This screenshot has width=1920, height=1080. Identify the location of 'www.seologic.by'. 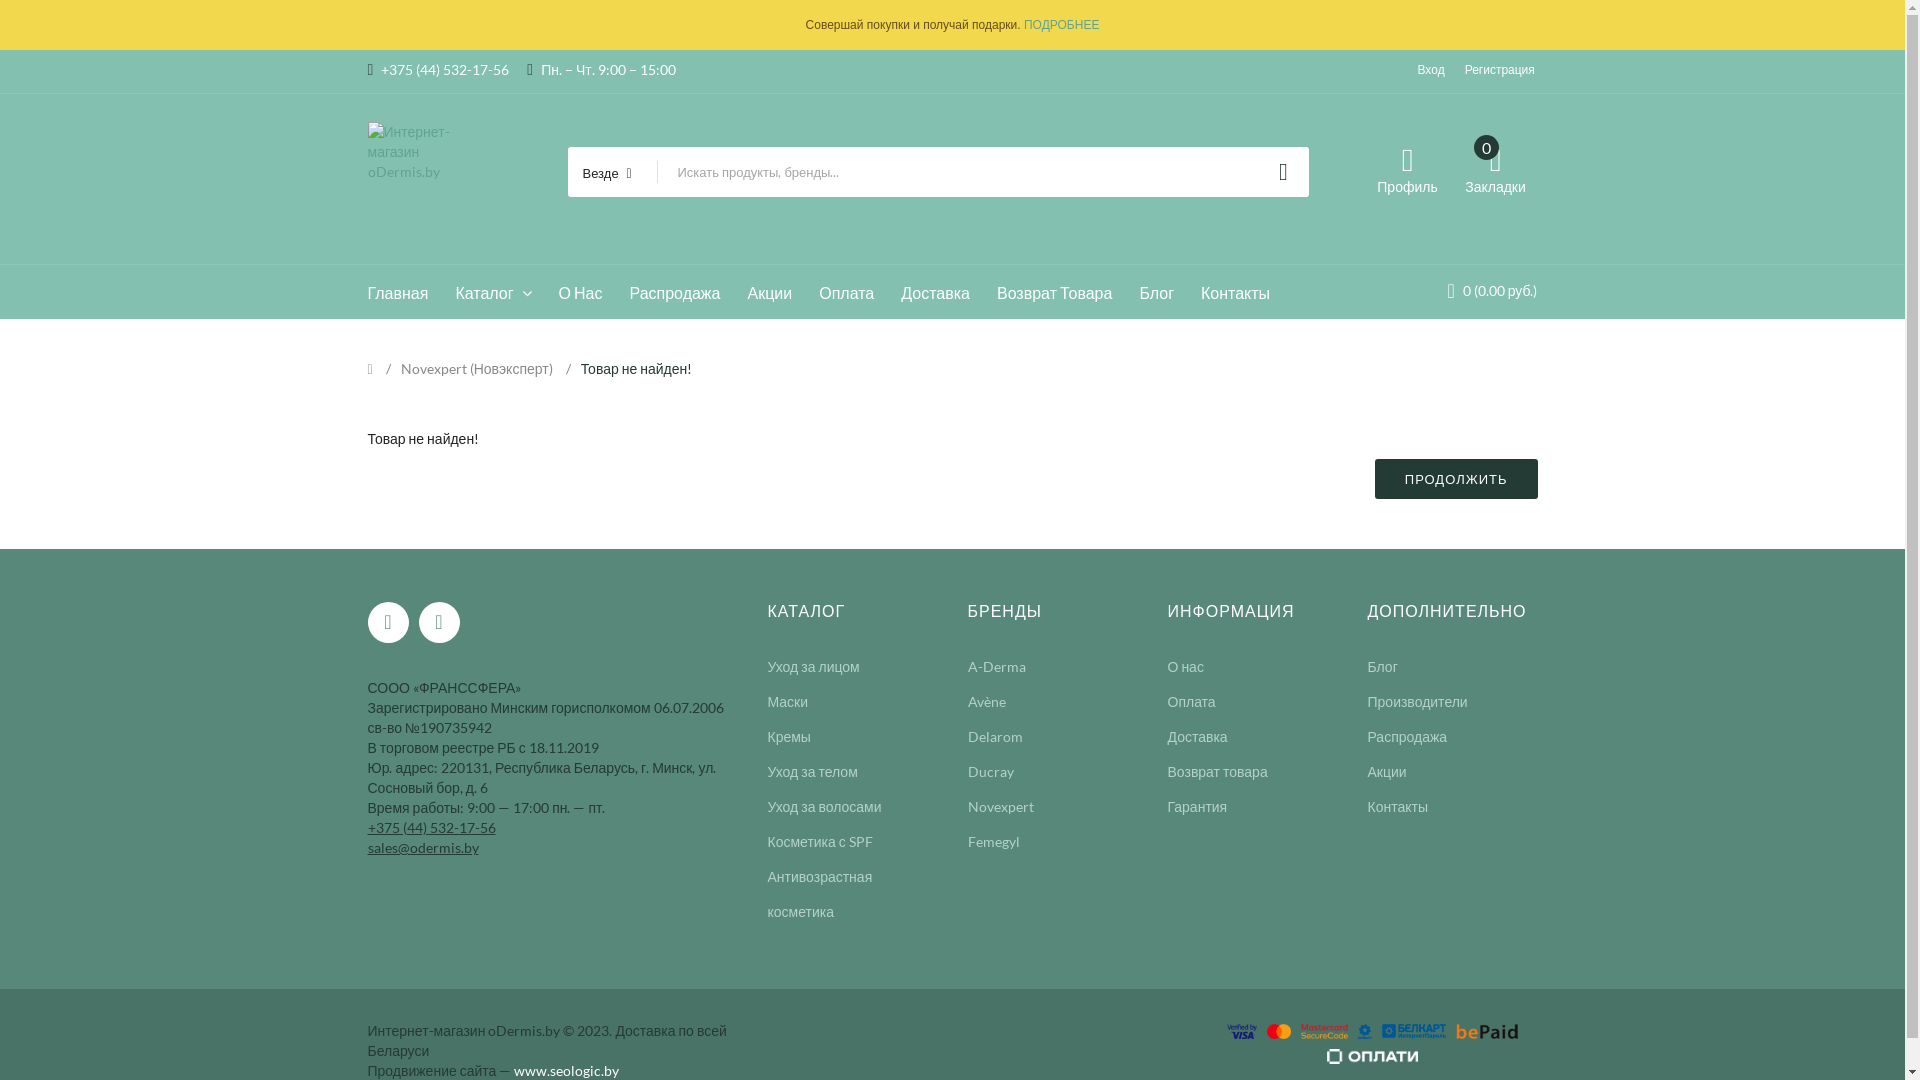
(565, 1069).